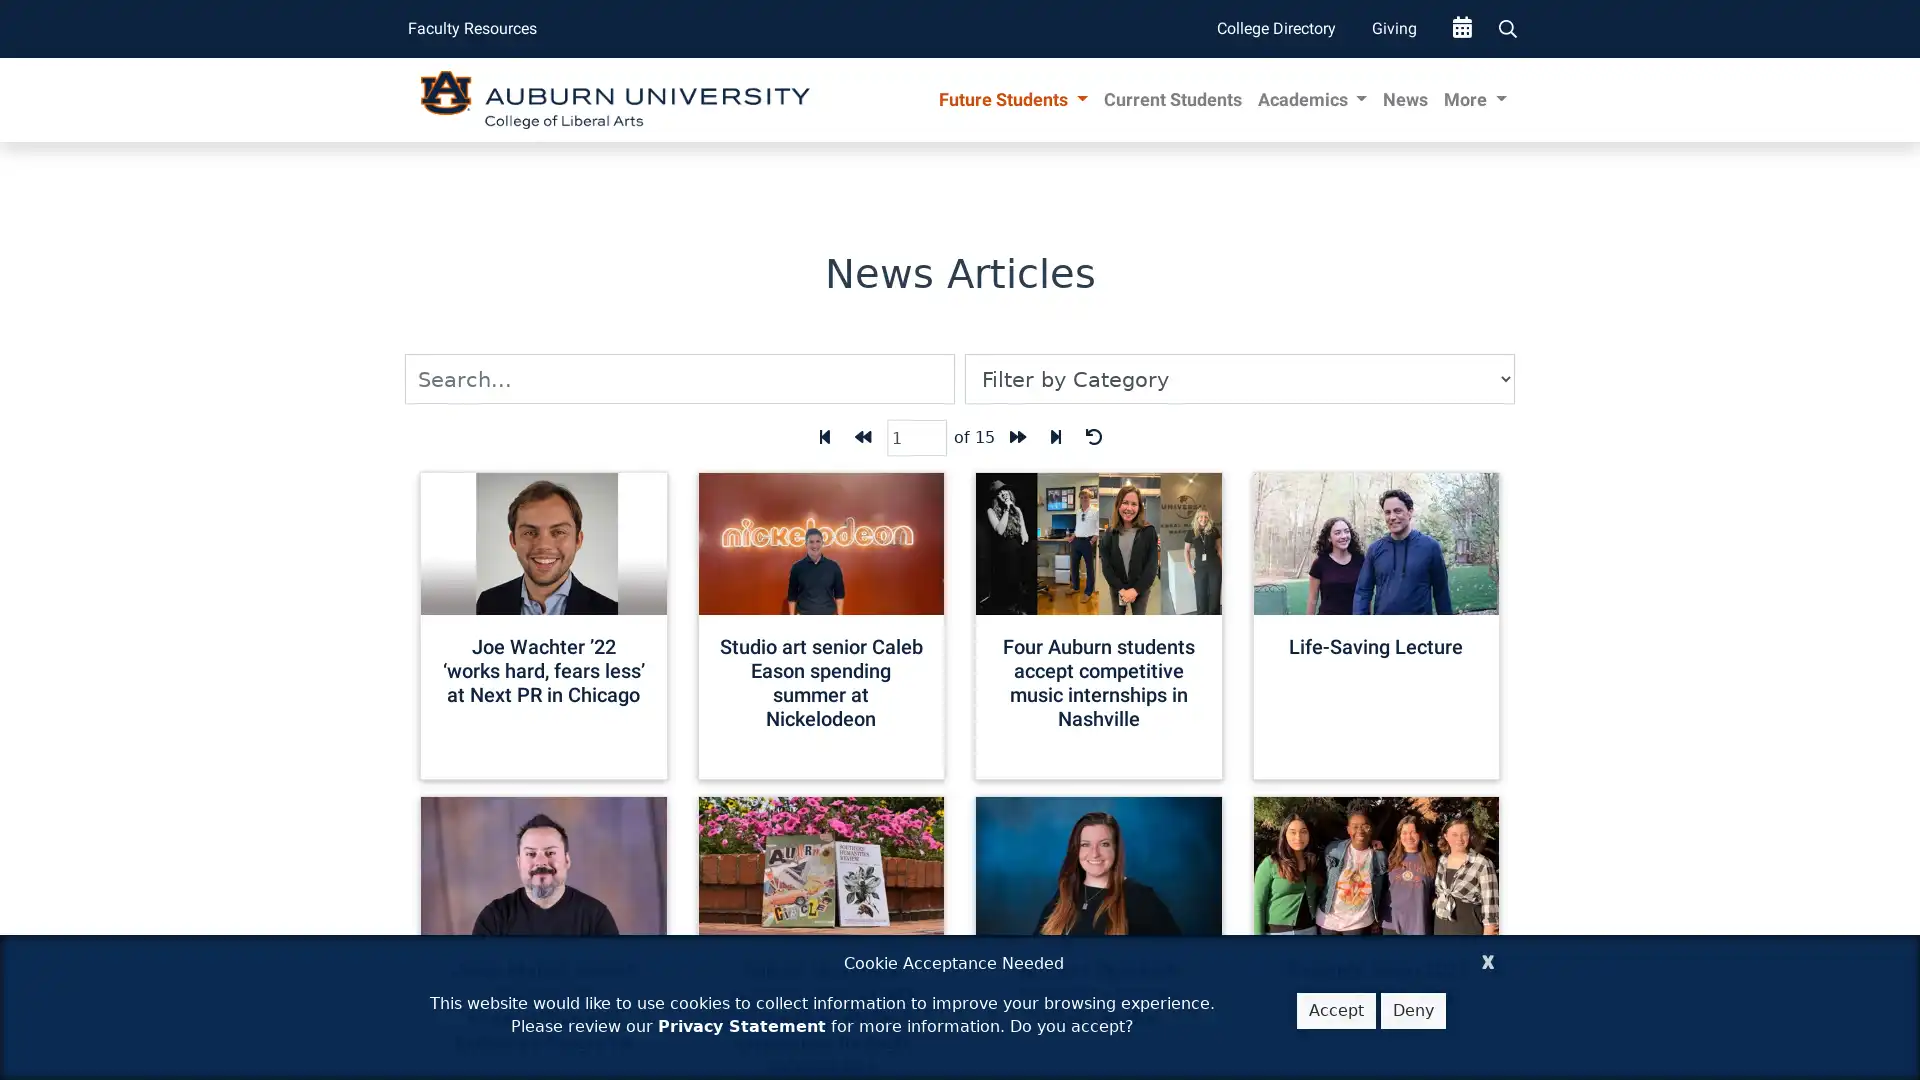 The width and height of the screenshot is (1920, 1080). What do you see at coordinates (1488, 958) in the screenshot?
I see `Close Cookie Acceptance` at bounding box center [1488, 958].